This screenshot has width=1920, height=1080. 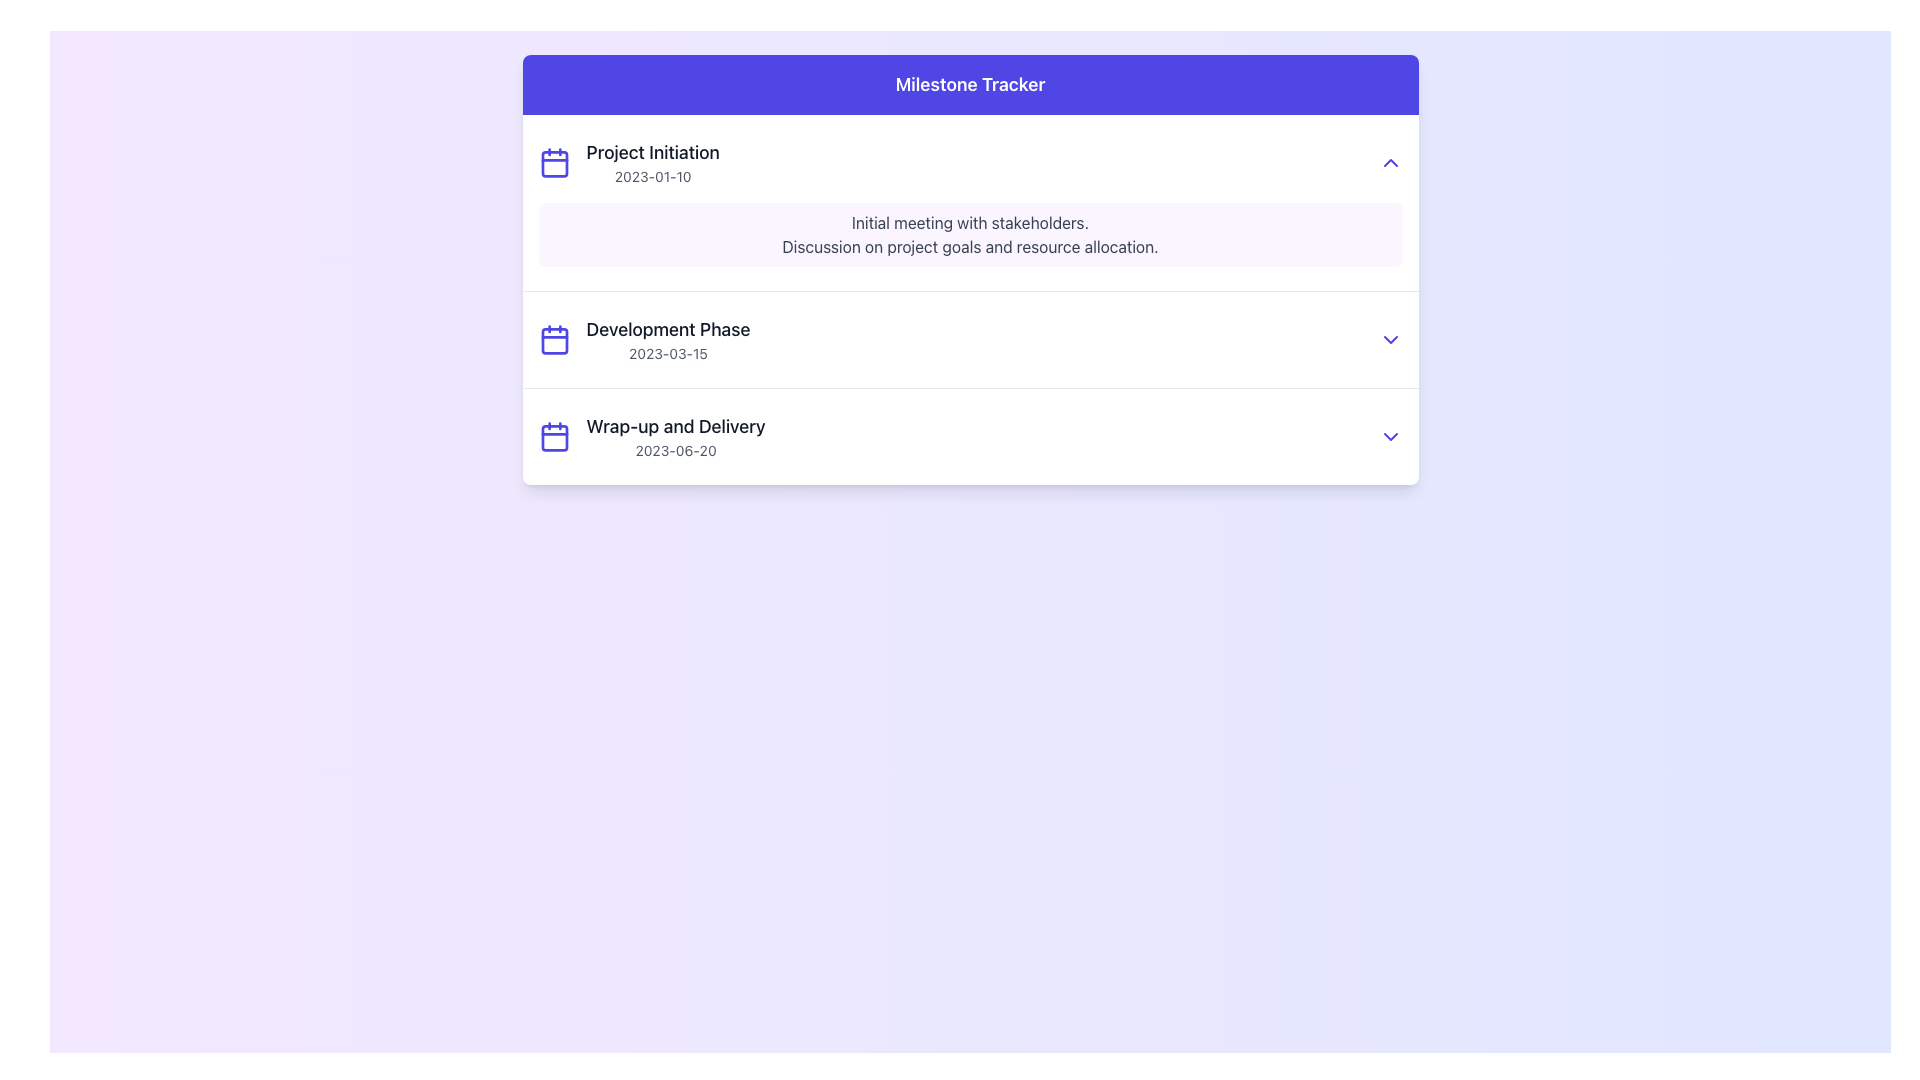 What do you see at coordinates (554, 338) in the screenshot?
I see `calendar icon representing the milestone date for 'Development Phase' to view its styling details` at bounding box center [554, 338].